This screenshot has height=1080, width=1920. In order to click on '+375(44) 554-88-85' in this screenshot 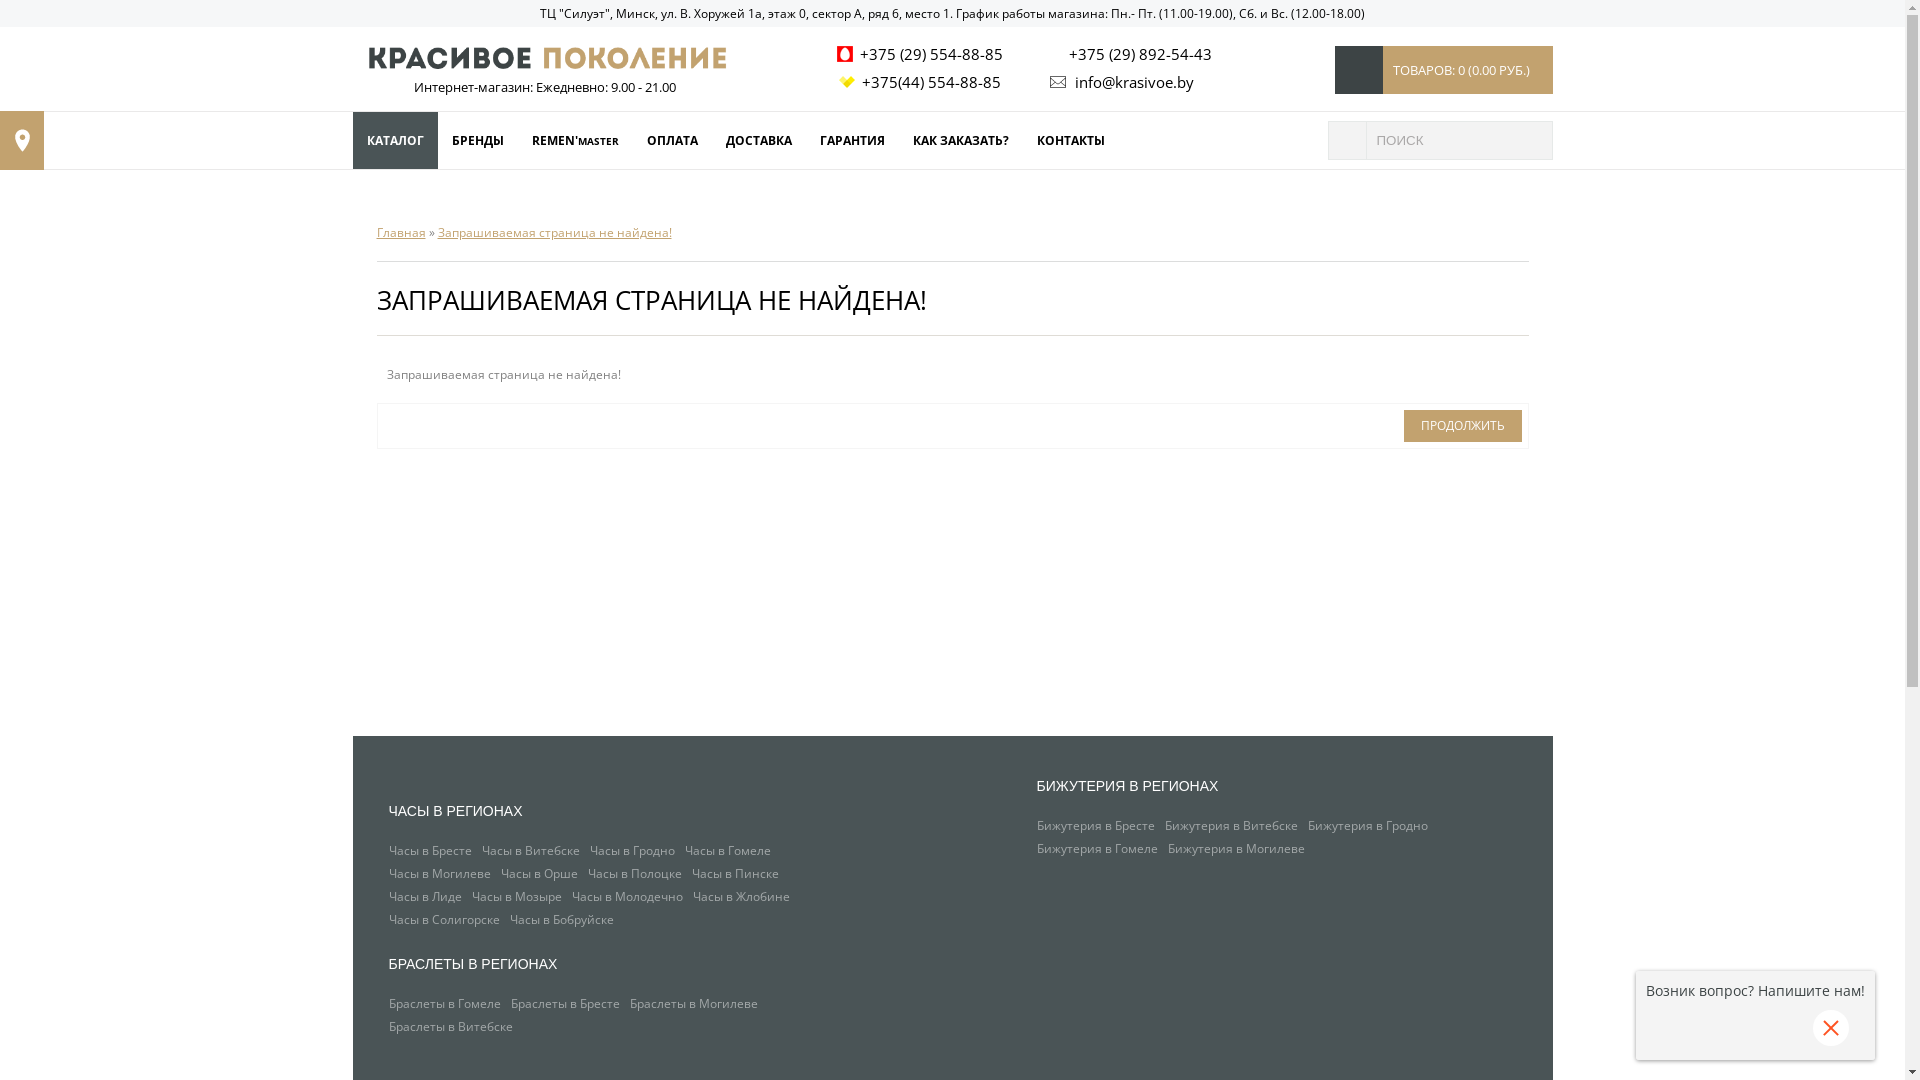, I will do `click(919, 80)`.